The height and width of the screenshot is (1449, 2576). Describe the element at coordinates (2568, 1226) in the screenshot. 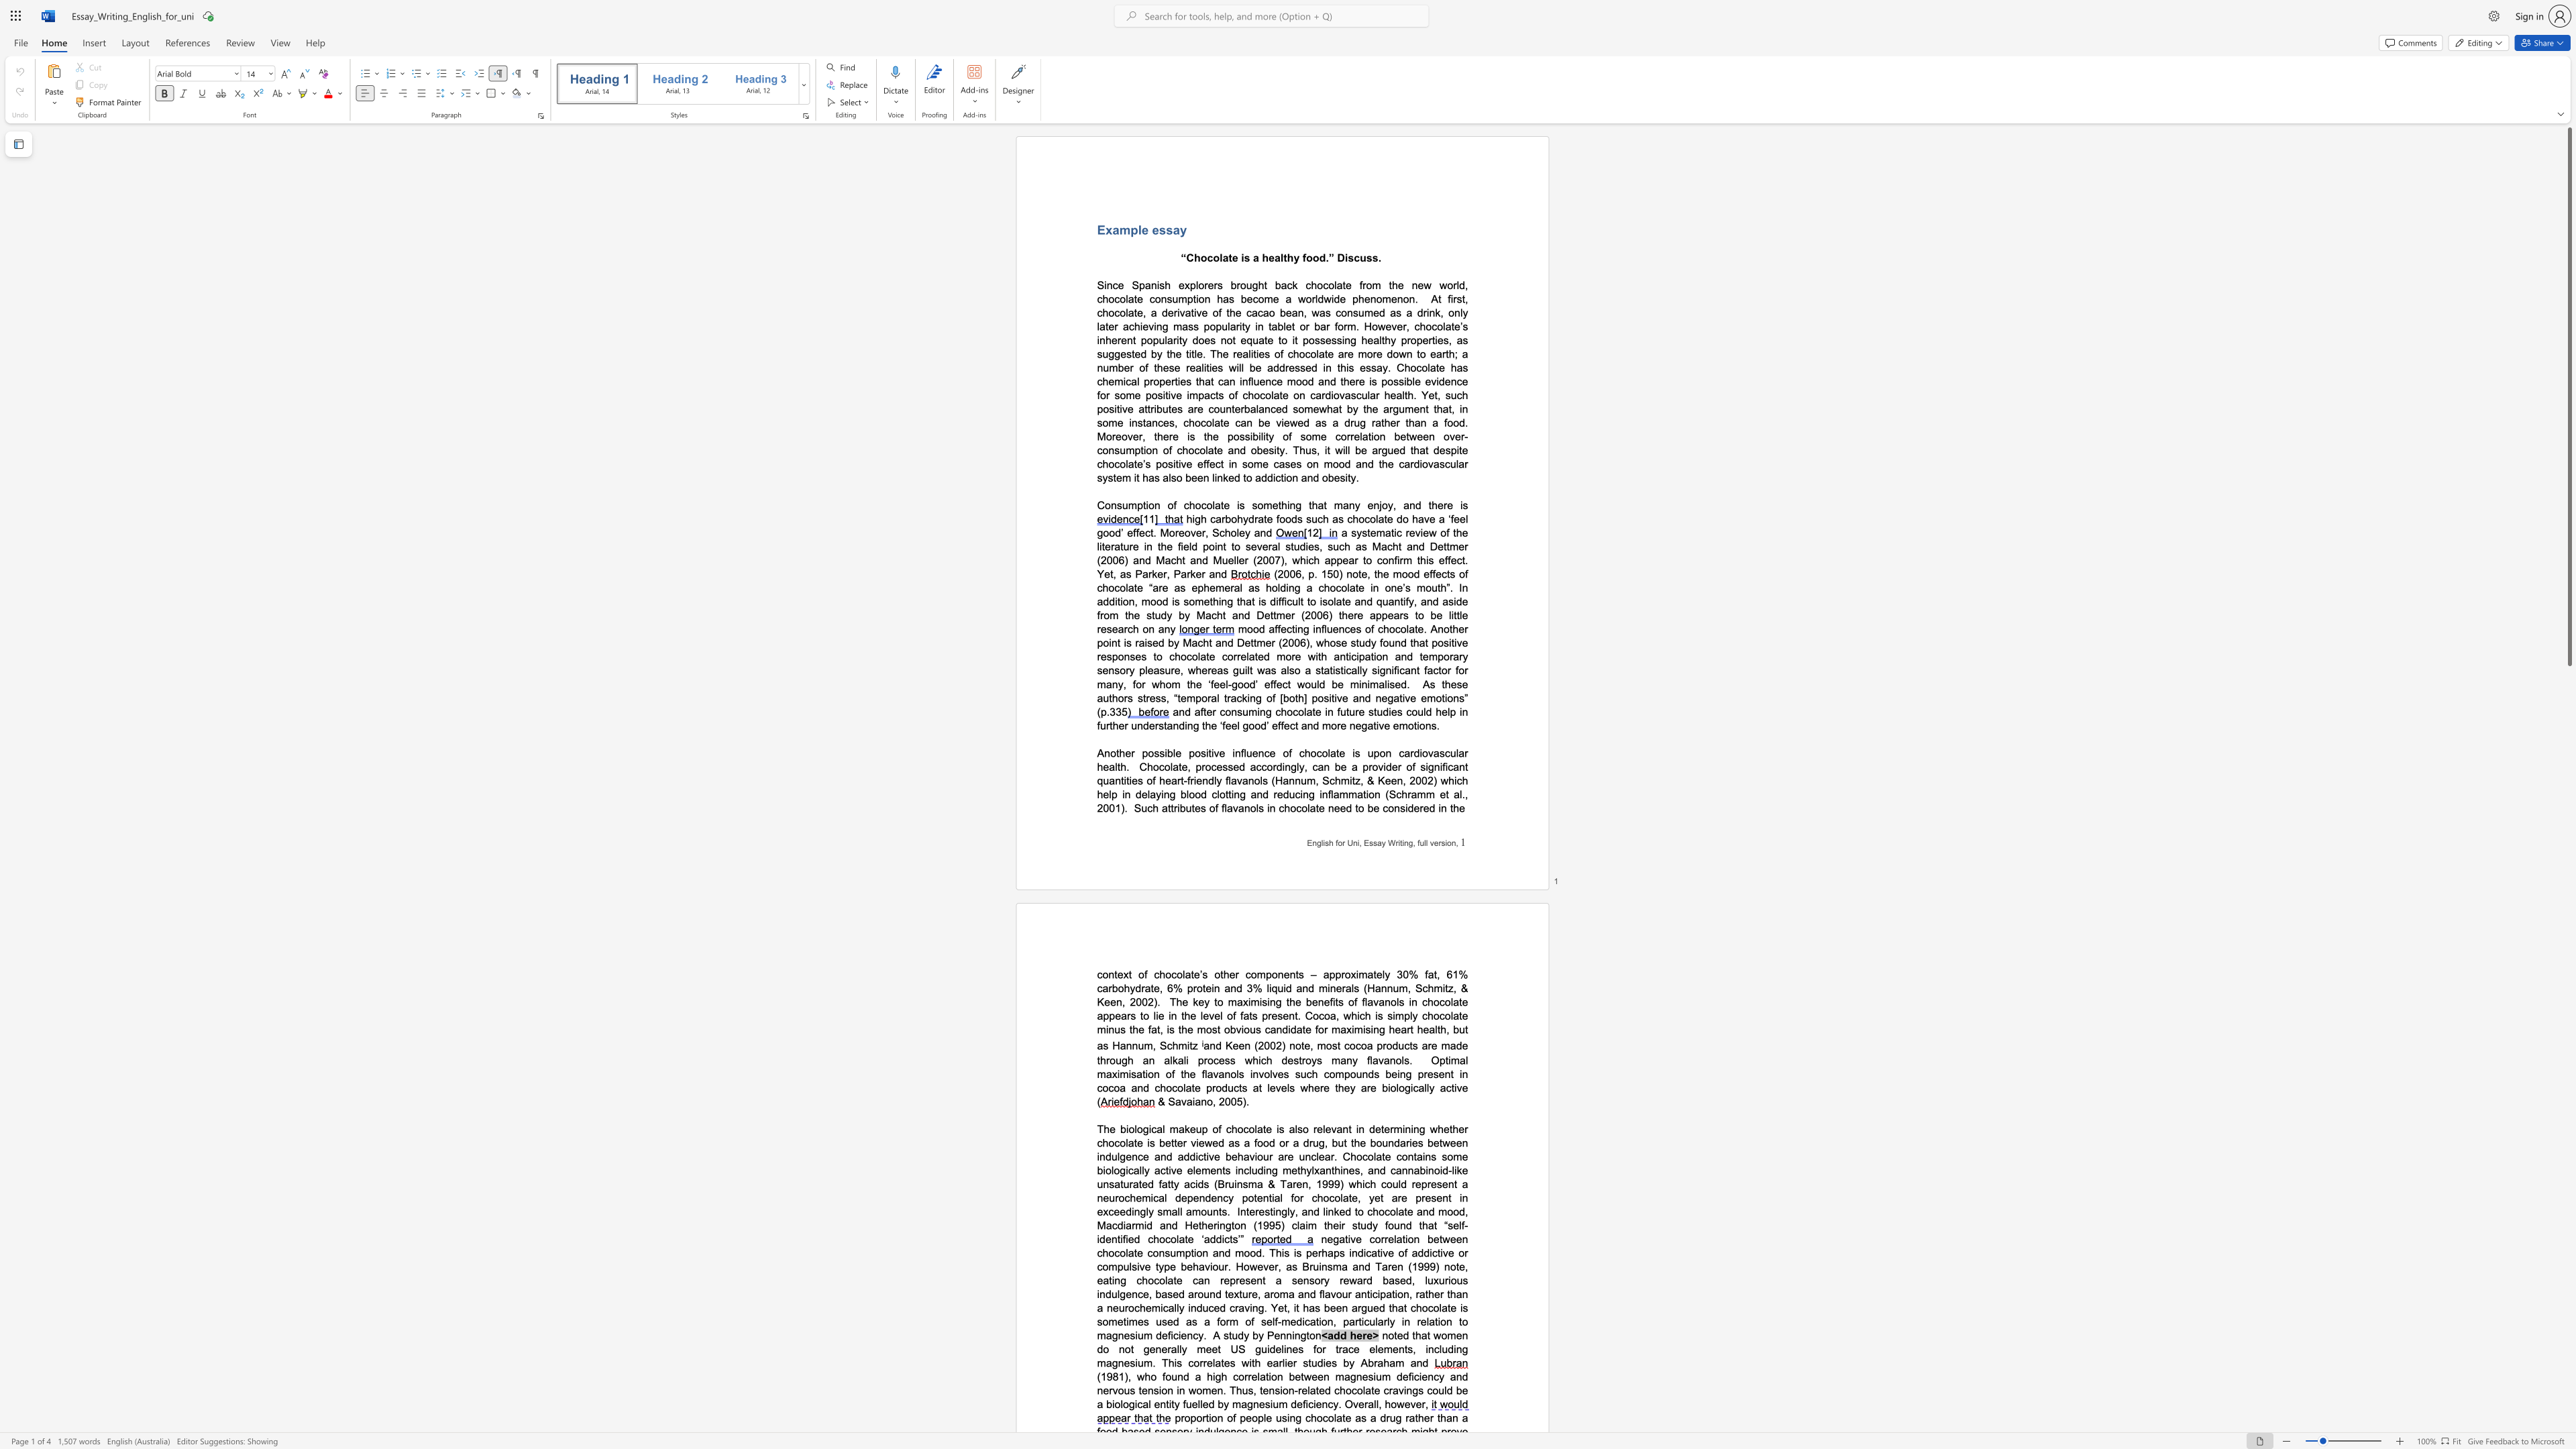

I see `the scrollbar on the right to shift the page lower` at that location.